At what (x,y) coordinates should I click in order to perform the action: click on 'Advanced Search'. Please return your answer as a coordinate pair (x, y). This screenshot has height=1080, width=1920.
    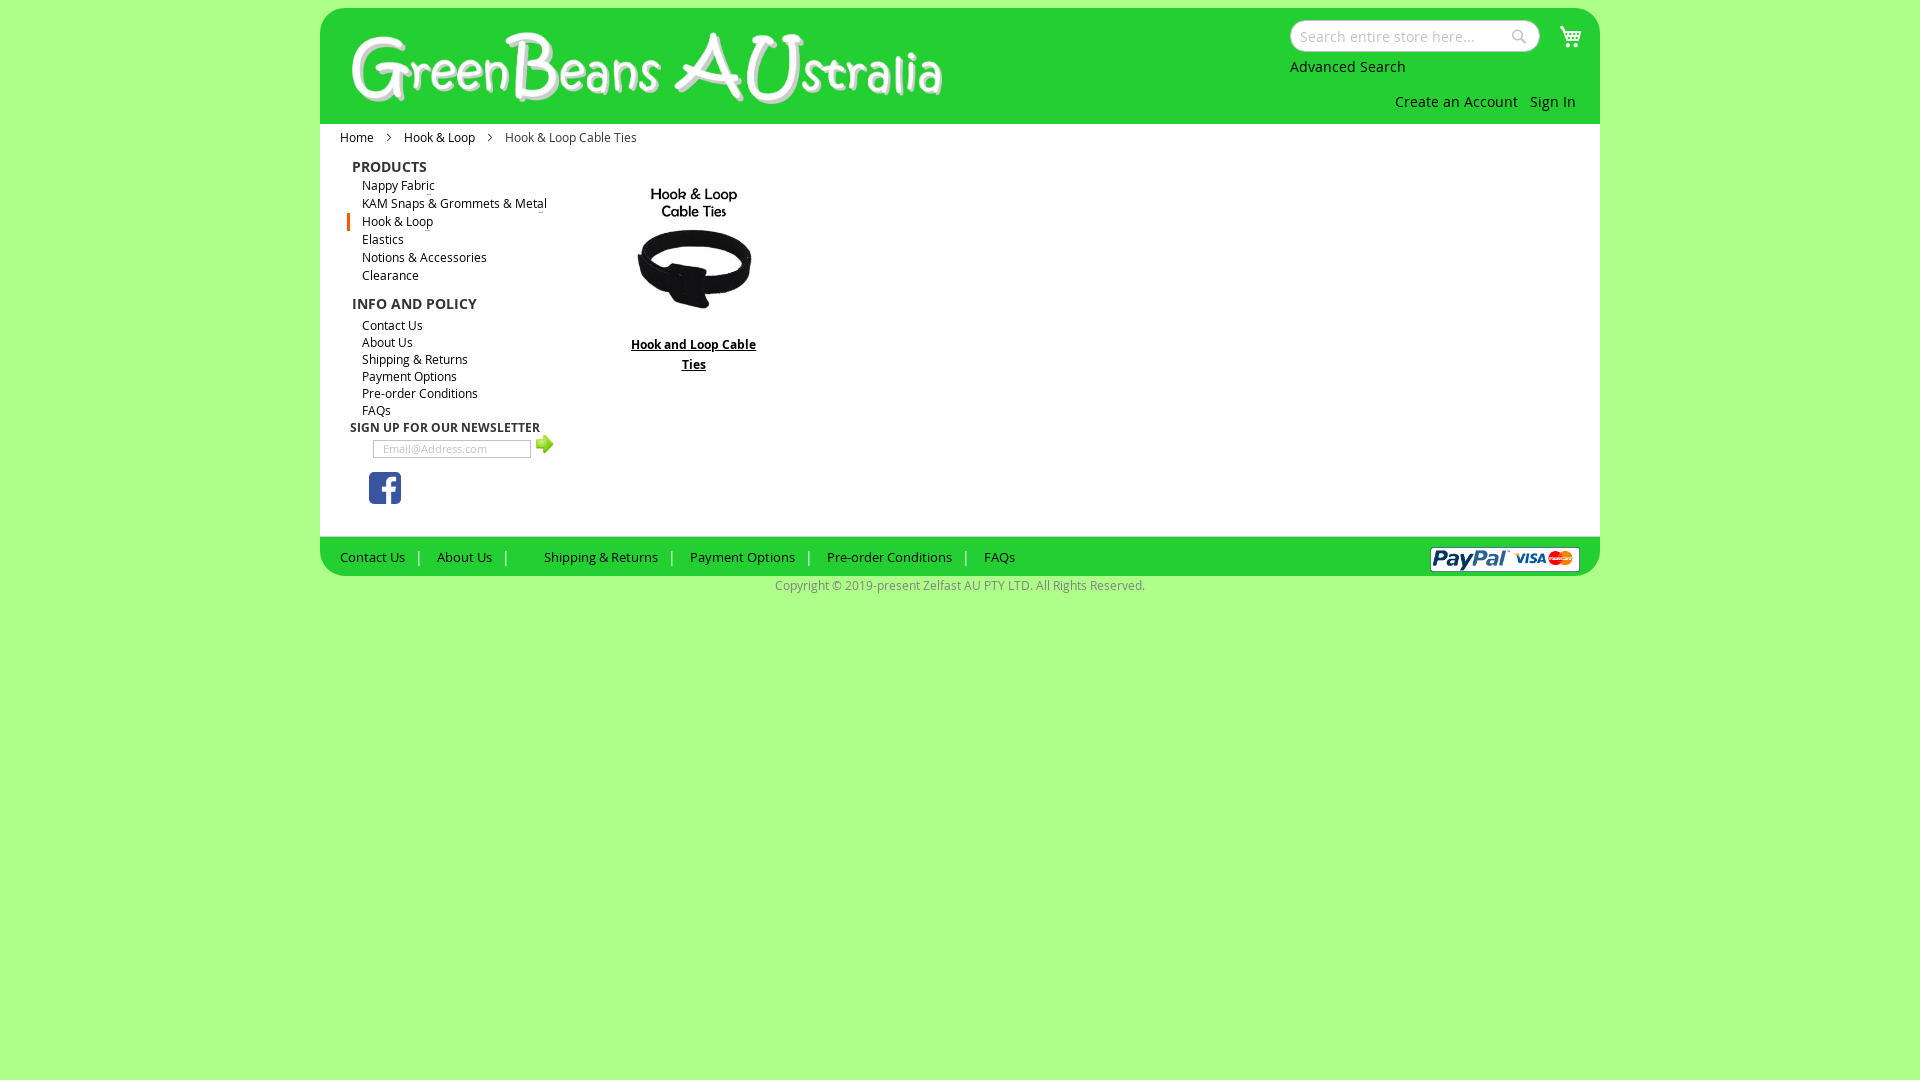
    Looking at the image, I should click on (1348, 65).